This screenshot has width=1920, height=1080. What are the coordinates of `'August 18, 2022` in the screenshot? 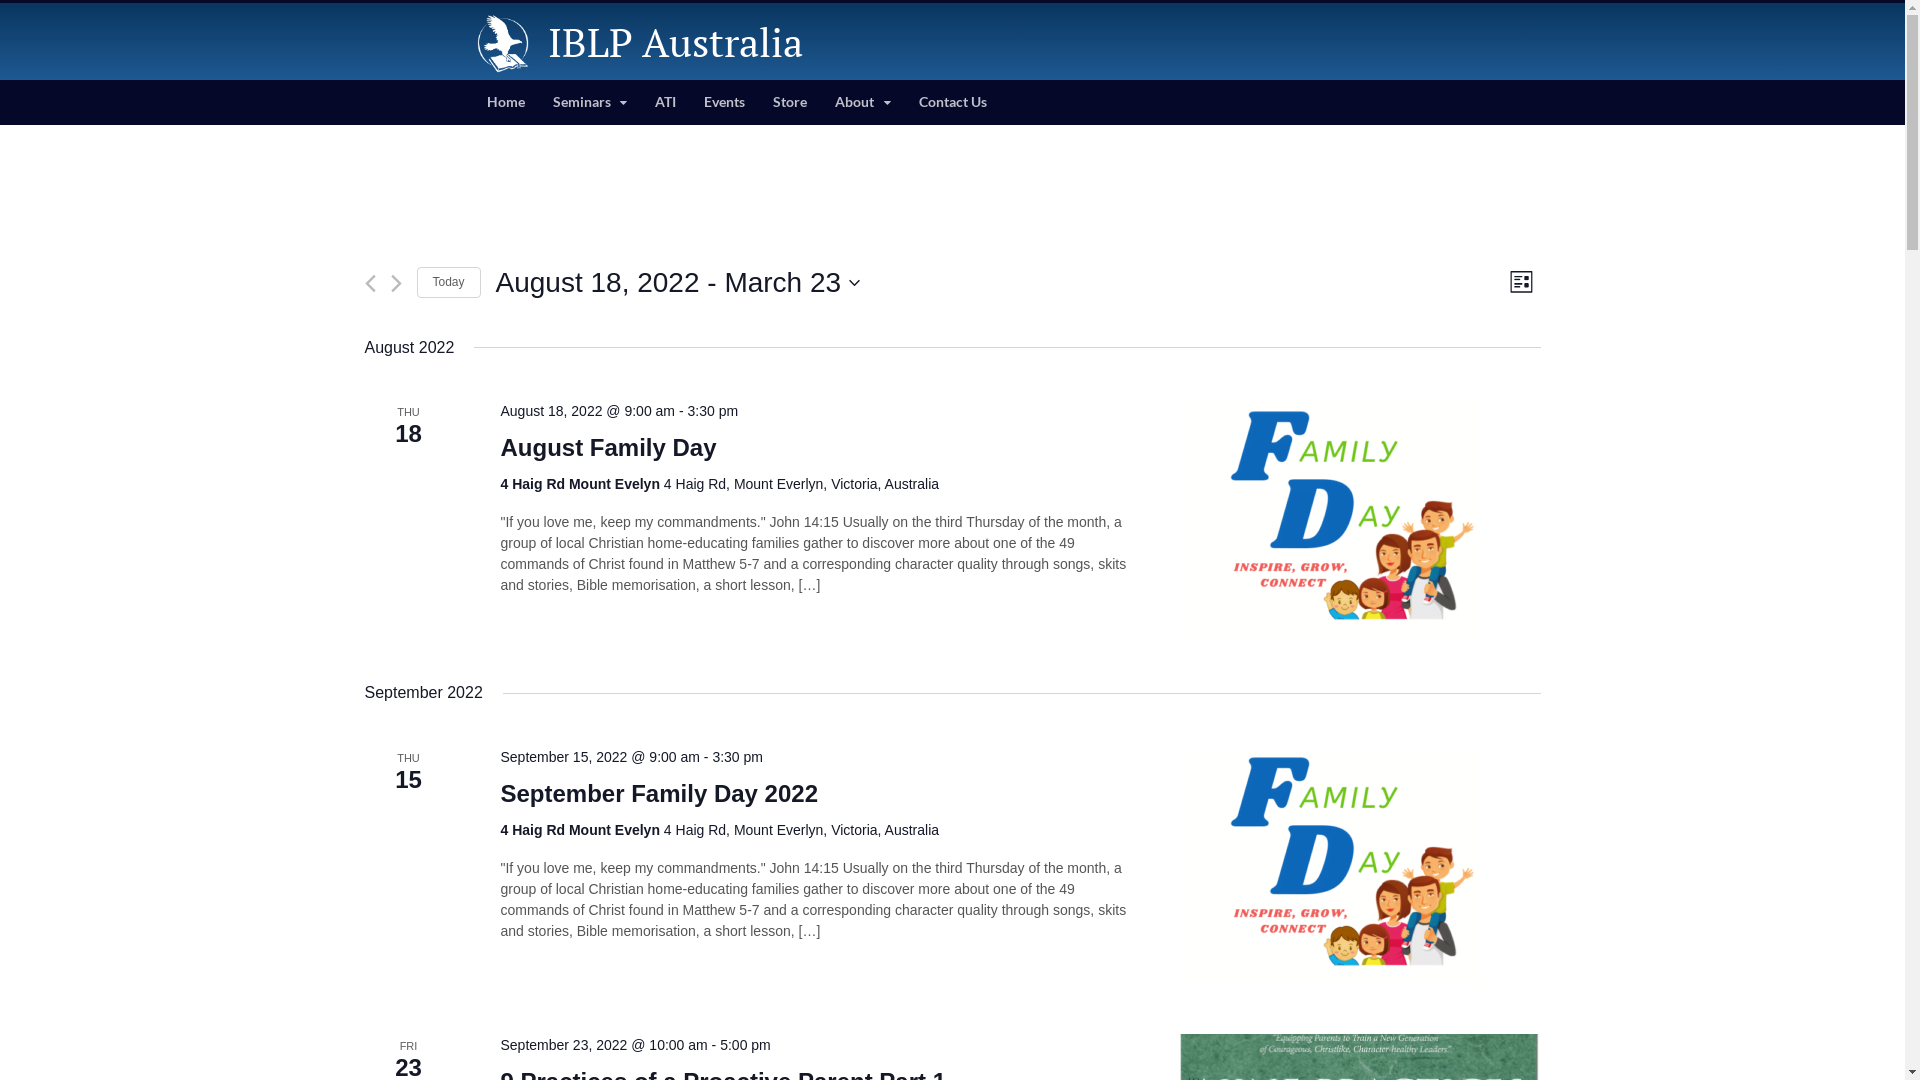 It's located at (678, 282).